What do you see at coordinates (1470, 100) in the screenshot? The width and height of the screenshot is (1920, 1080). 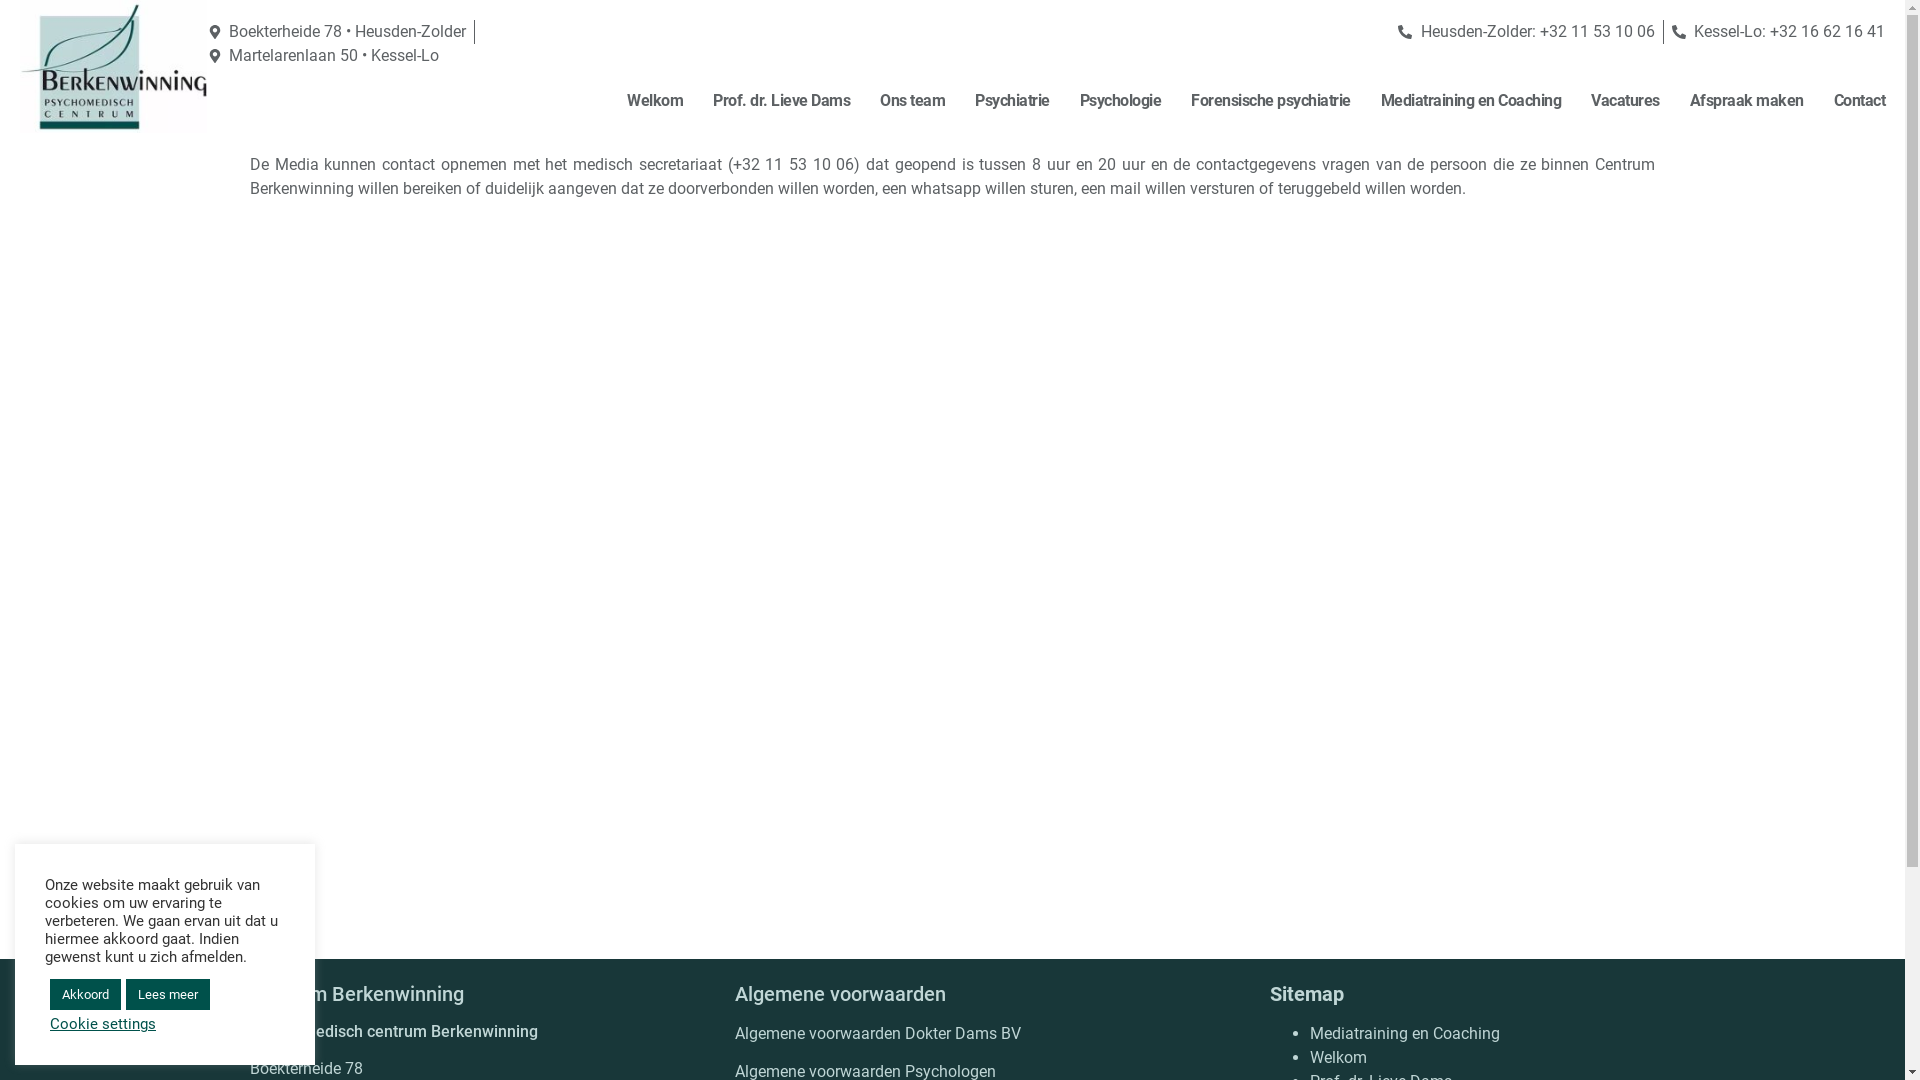 I see `'Mediatraining en Coaching'` at bounding box center [1470, 100].